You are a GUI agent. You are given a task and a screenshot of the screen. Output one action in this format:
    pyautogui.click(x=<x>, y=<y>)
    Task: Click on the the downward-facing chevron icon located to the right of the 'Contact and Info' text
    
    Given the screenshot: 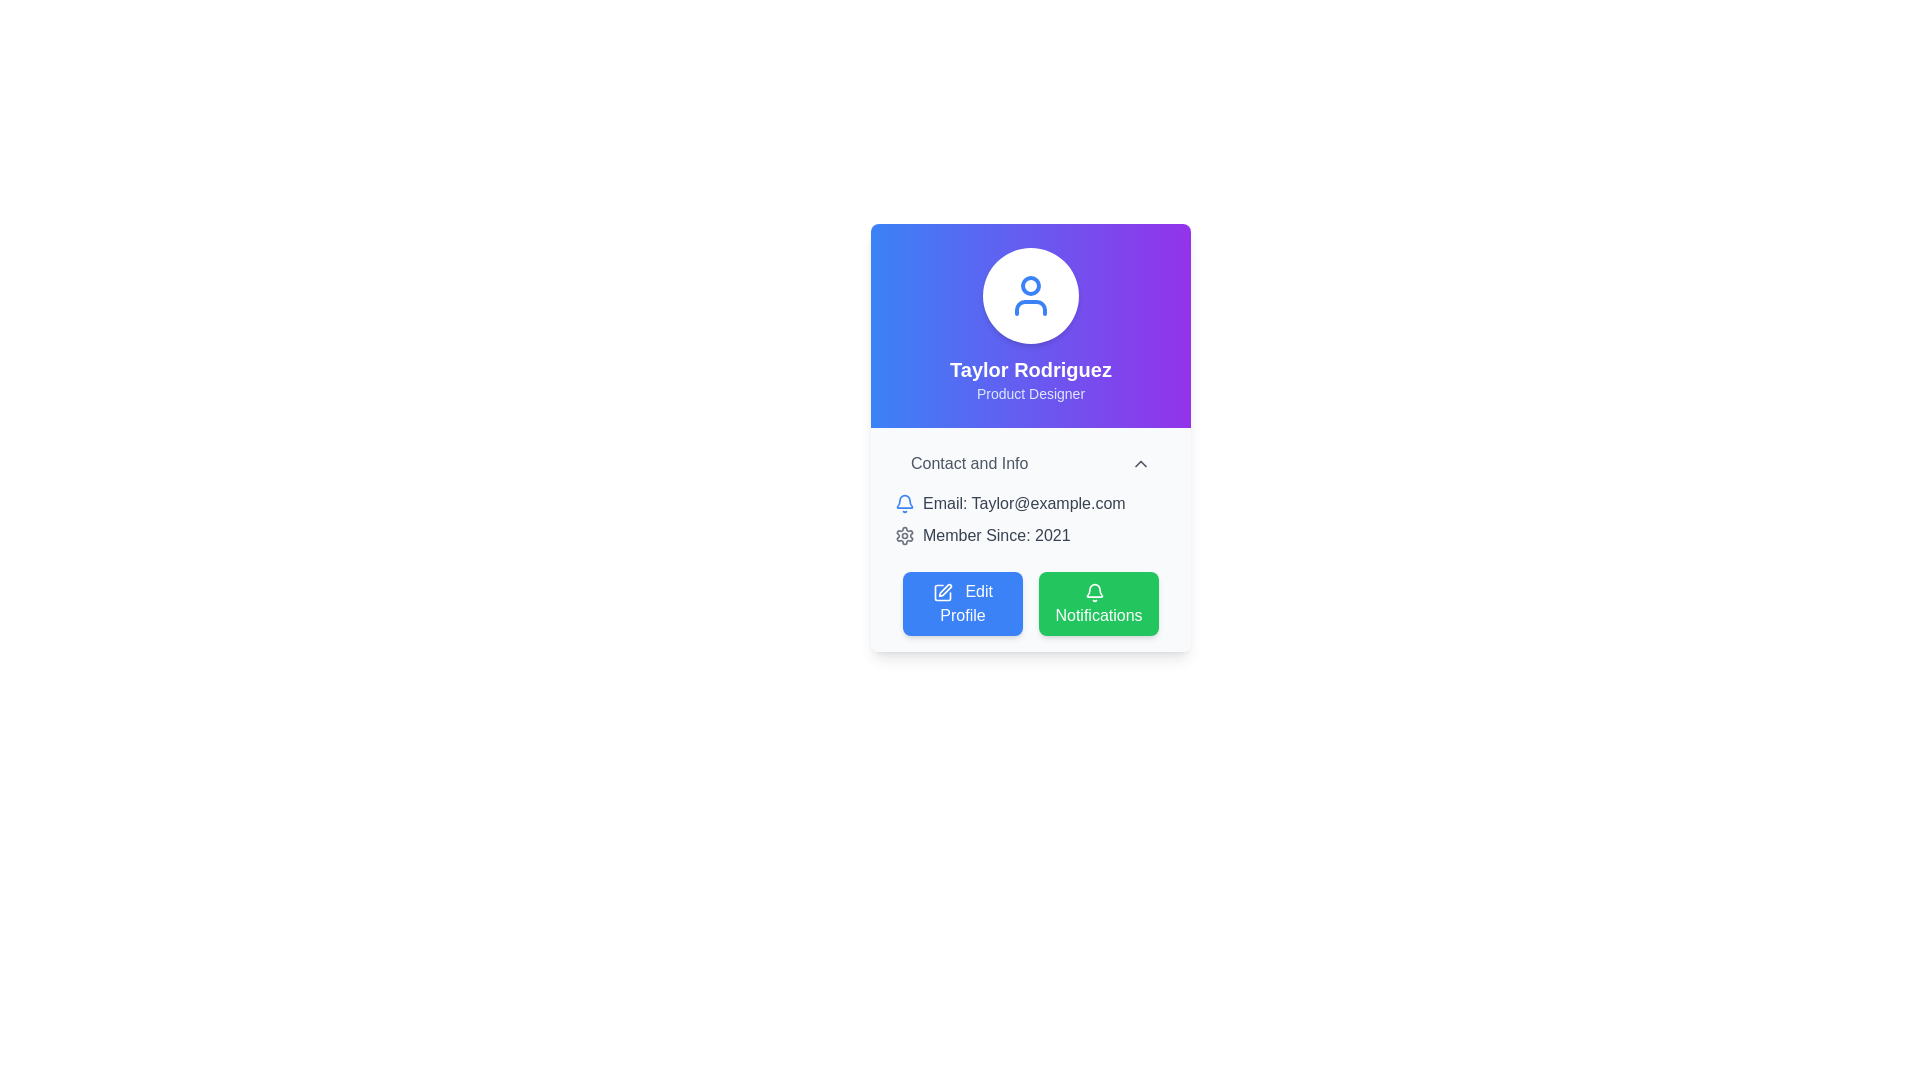 What is the action you would take?
    pyautogui.click(x=1141, y=463)
    